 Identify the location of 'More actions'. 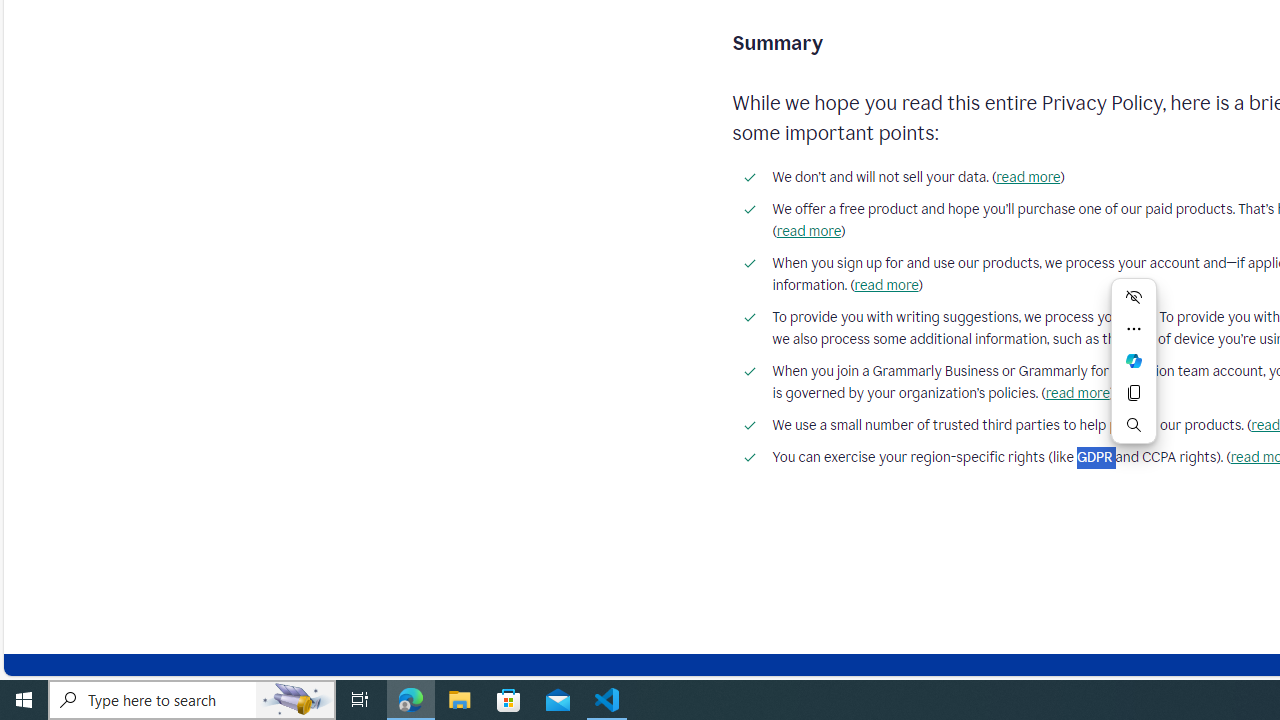
(1134, 328).